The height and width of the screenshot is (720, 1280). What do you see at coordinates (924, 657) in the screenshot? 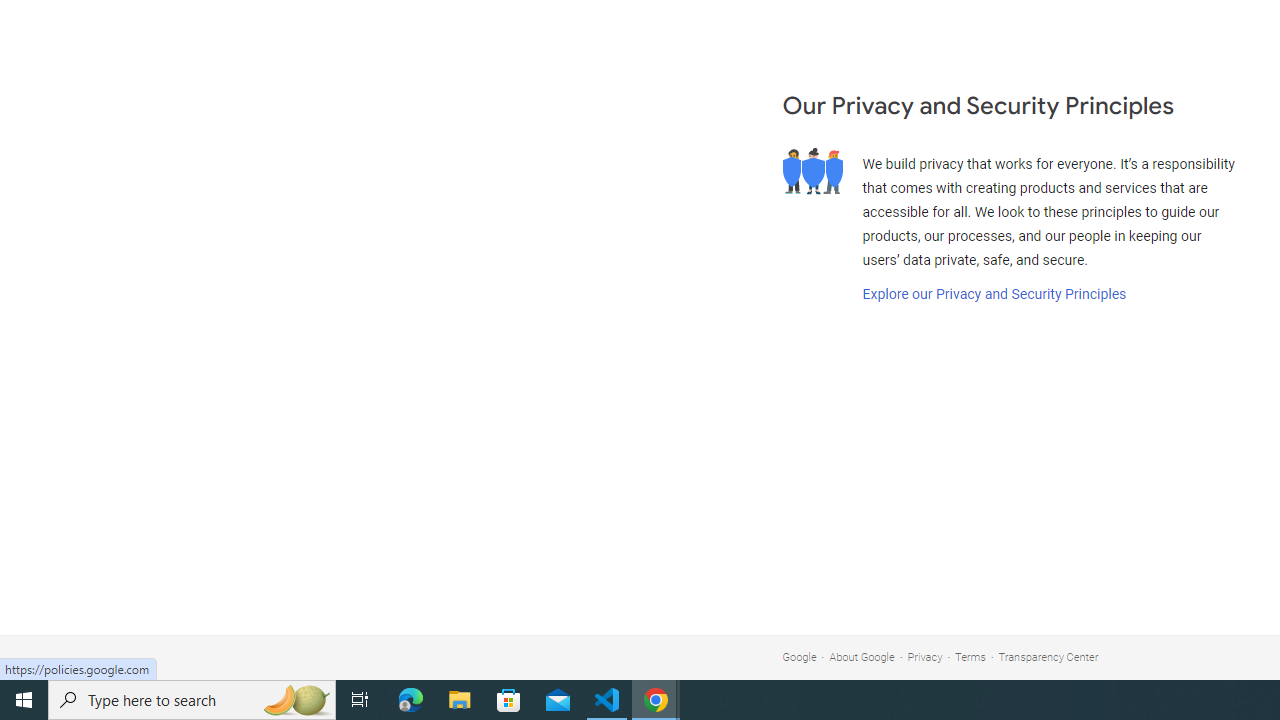
I see `'Privacy'` at bounding box center [924, 657].